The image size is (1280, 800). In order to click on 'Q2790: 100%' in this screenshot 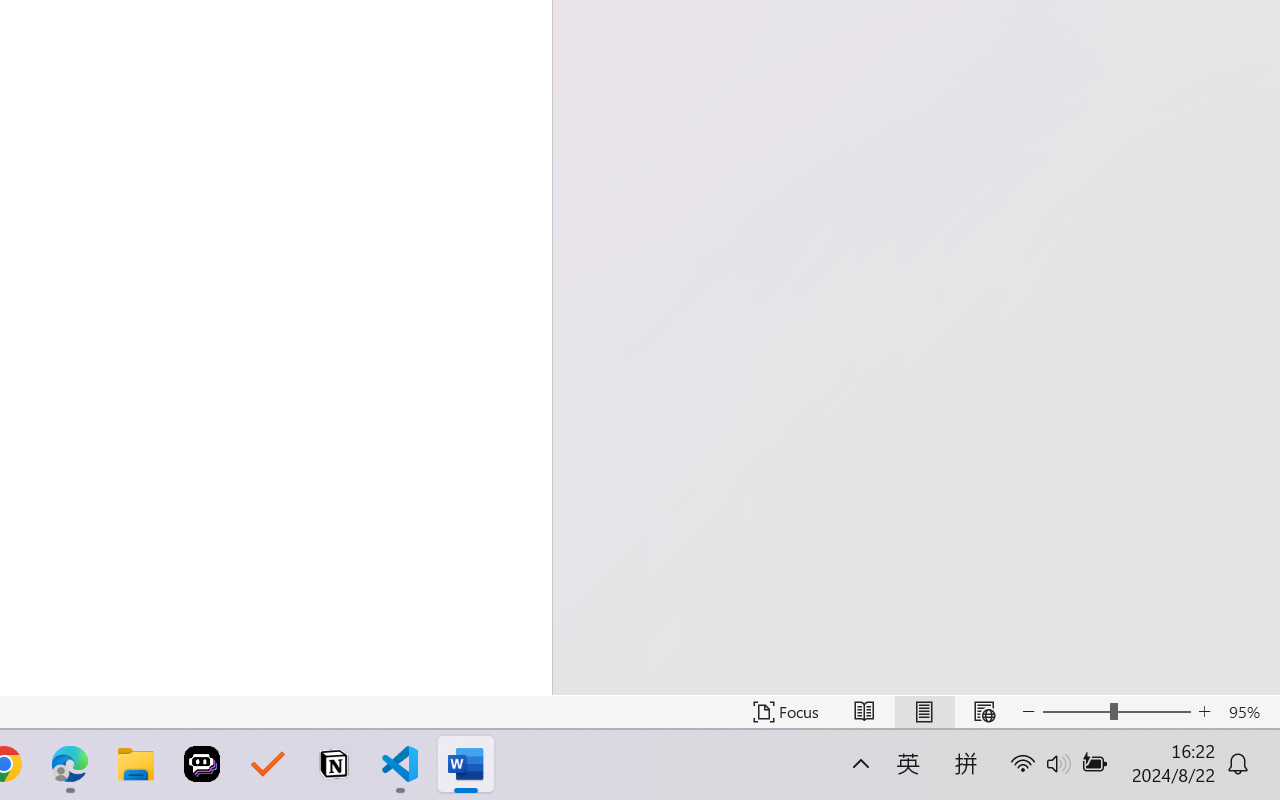, I will do `click(1092, 776)`.